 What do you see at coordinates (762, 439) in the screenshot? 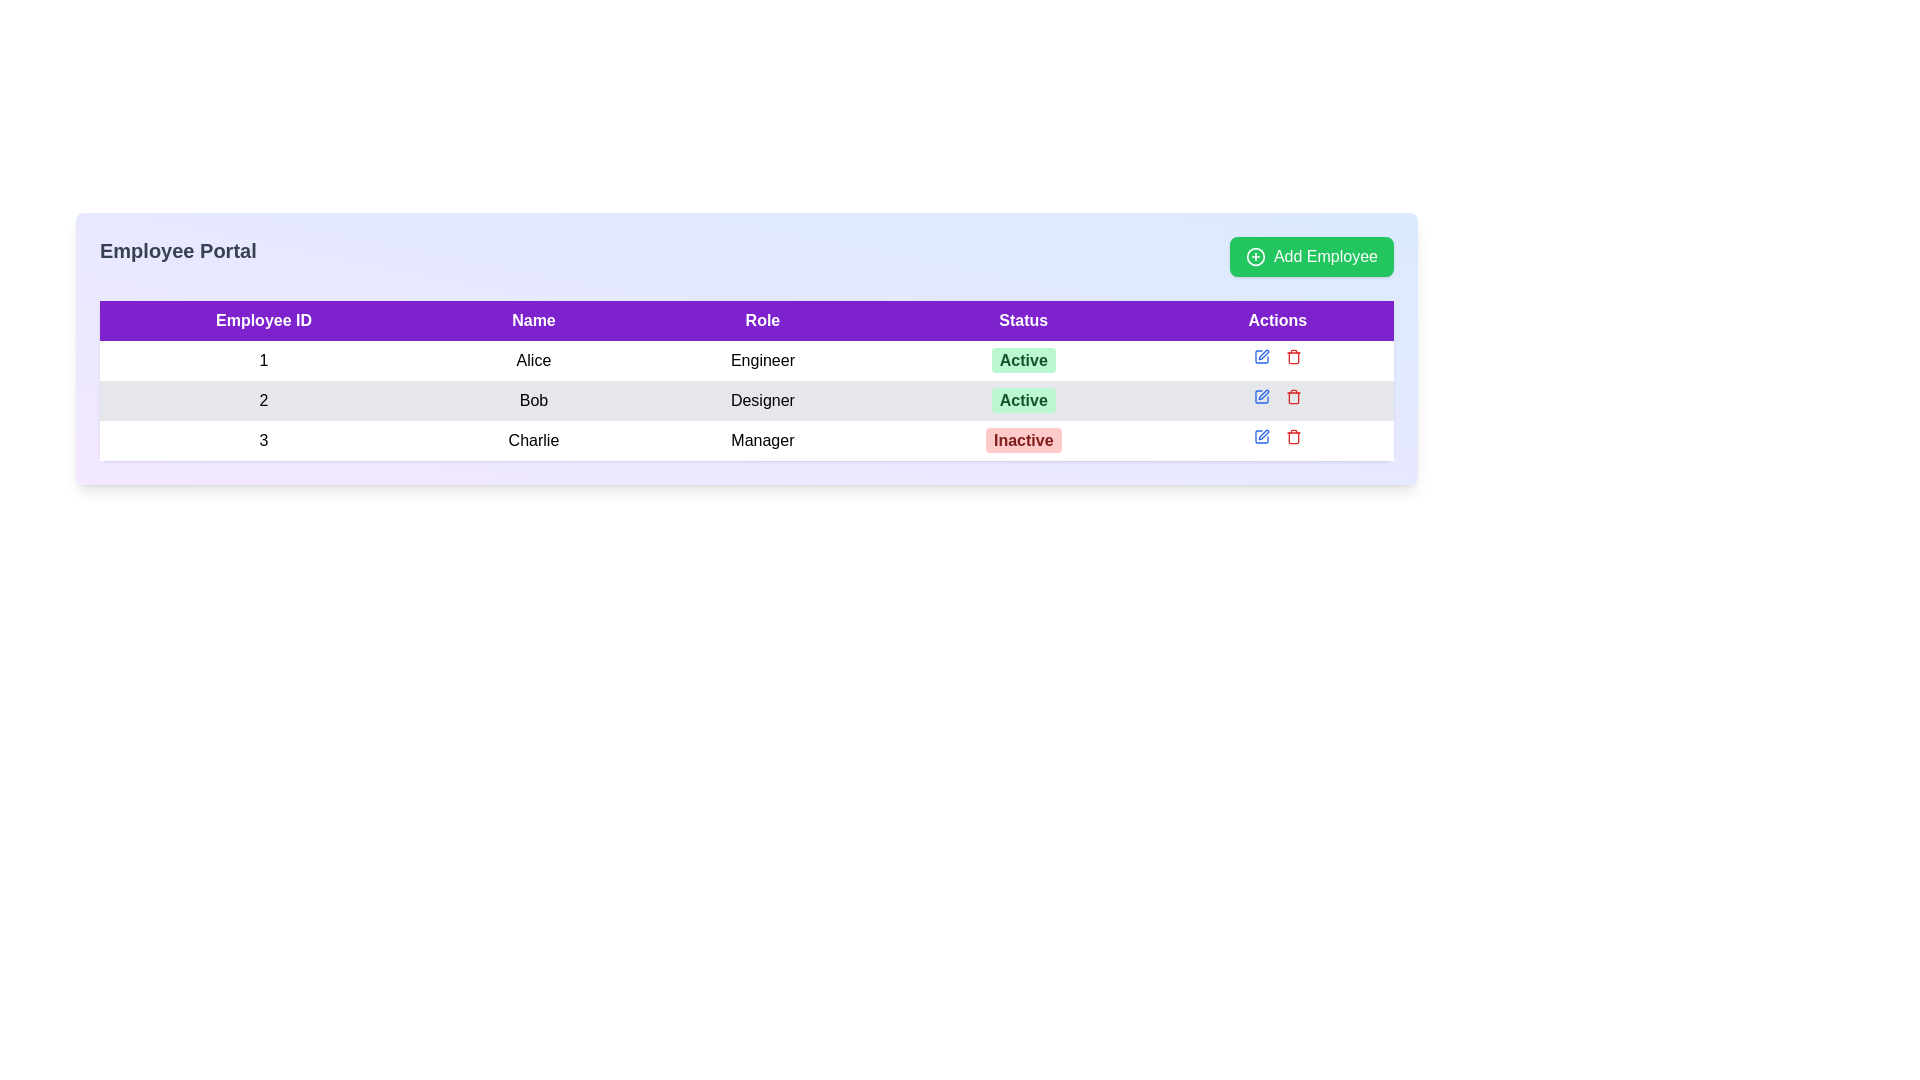
I see `the 'Role' text label for 'Charlie' in the third row of the table to indicate the job title associated with this individual` at bounding box center [762, 439].